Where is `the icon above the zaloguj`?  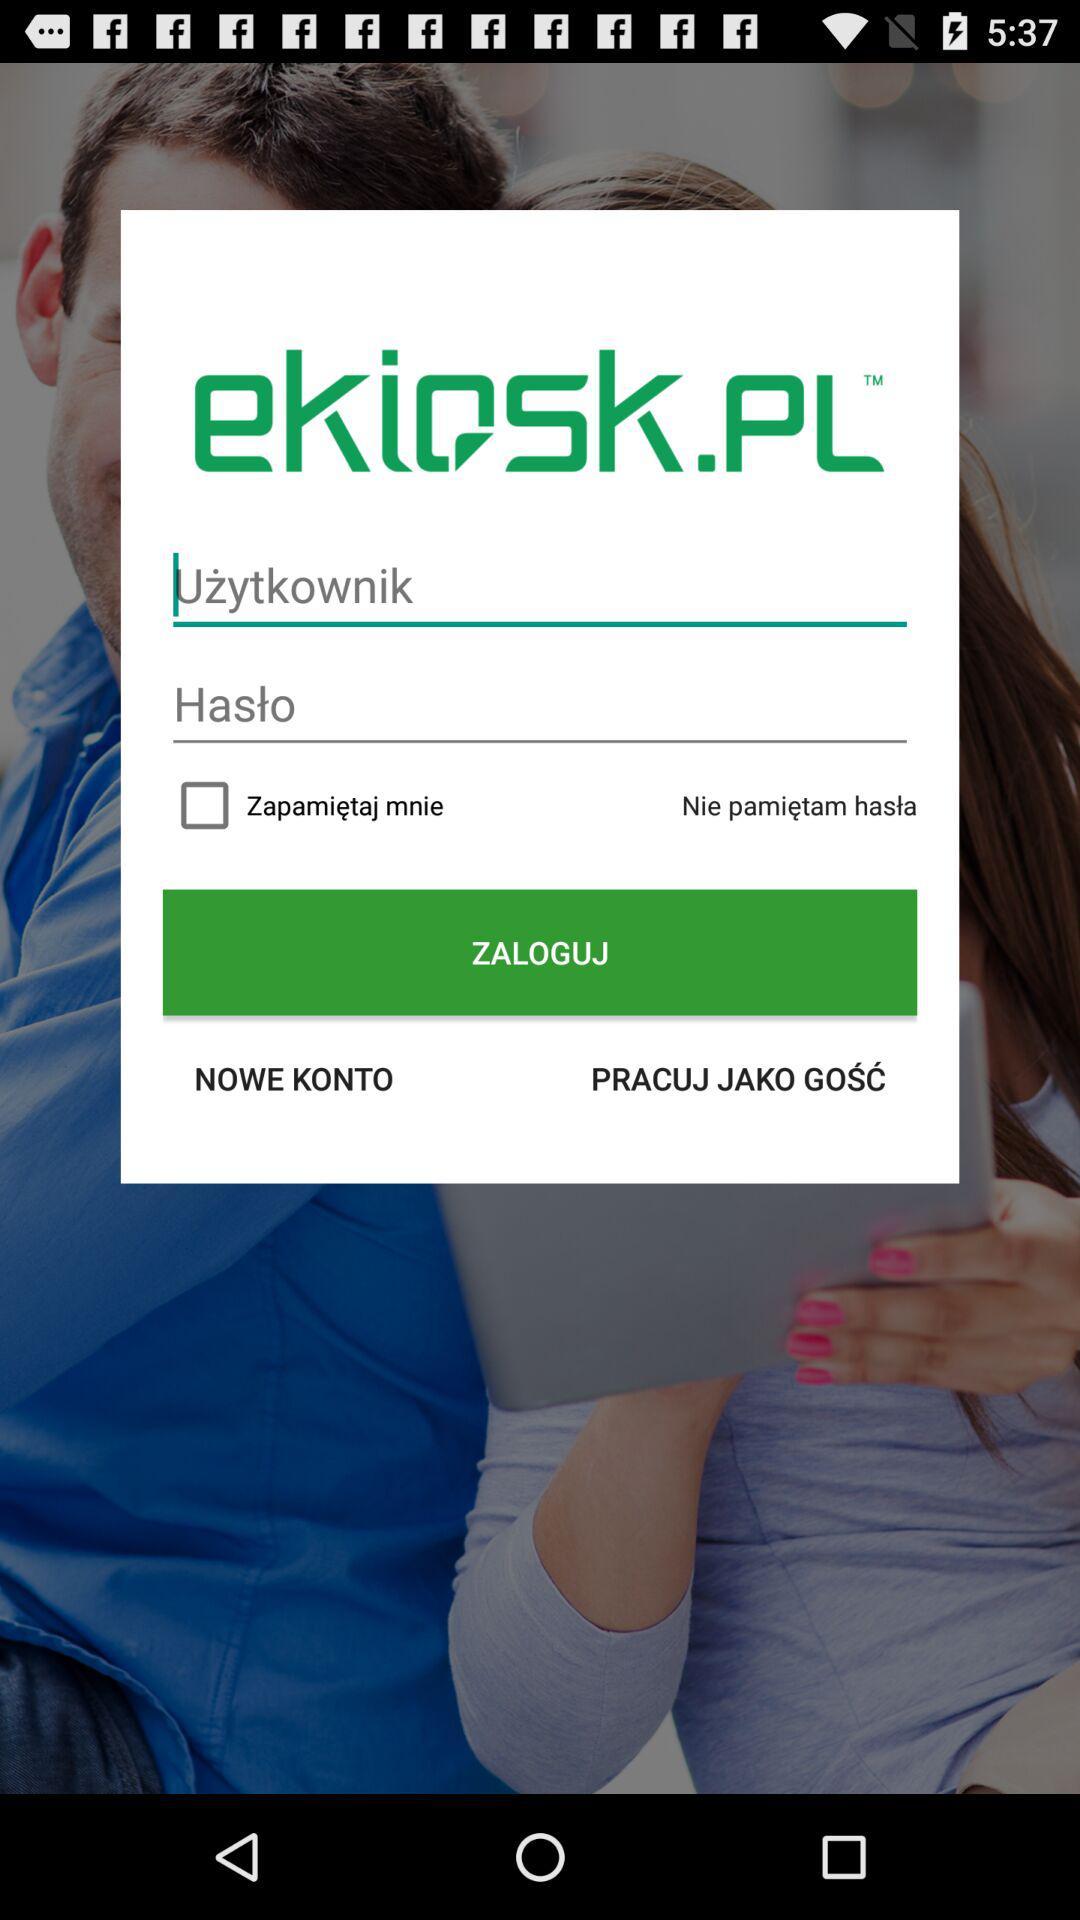 the icon above the zaloguj is located at coordinates (798, 805).